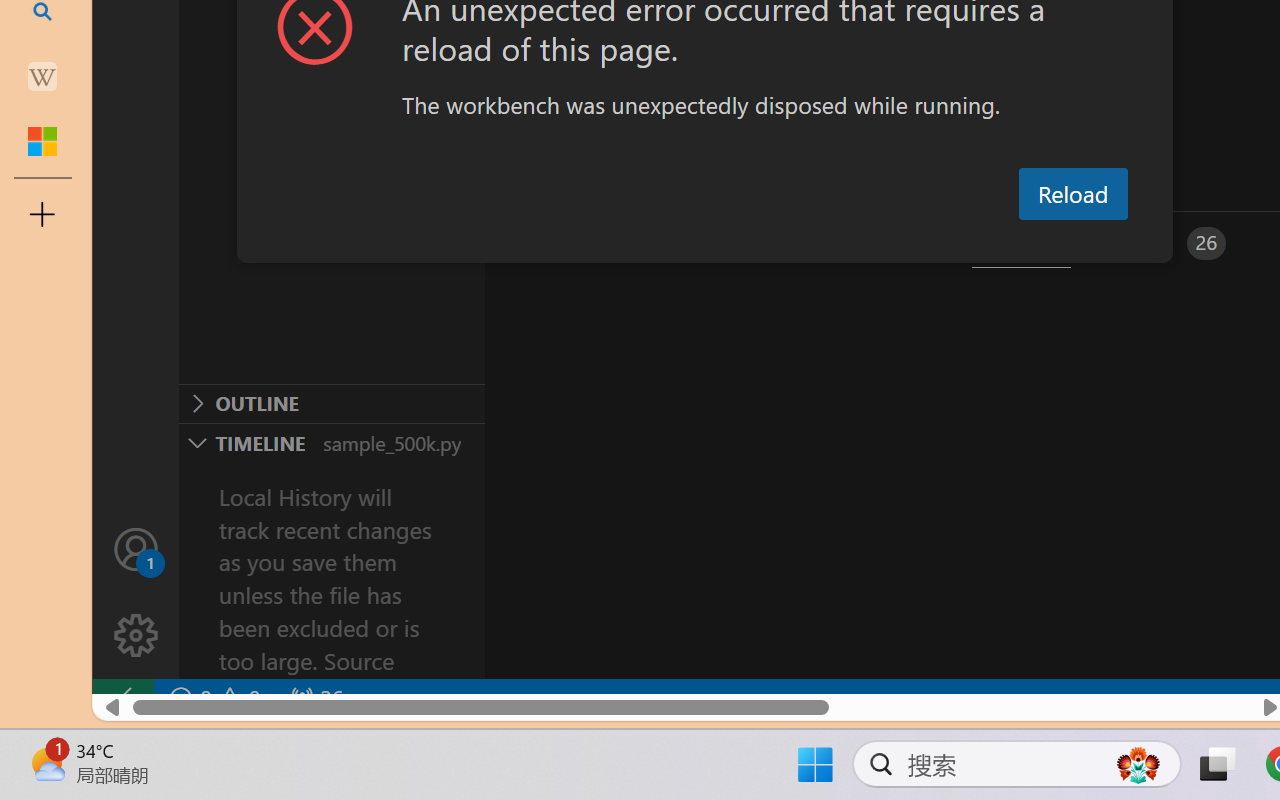 Image resolution: width=1280 pixels, height=800 pixels. I want to click on 'No Problems', so click(213, 698).